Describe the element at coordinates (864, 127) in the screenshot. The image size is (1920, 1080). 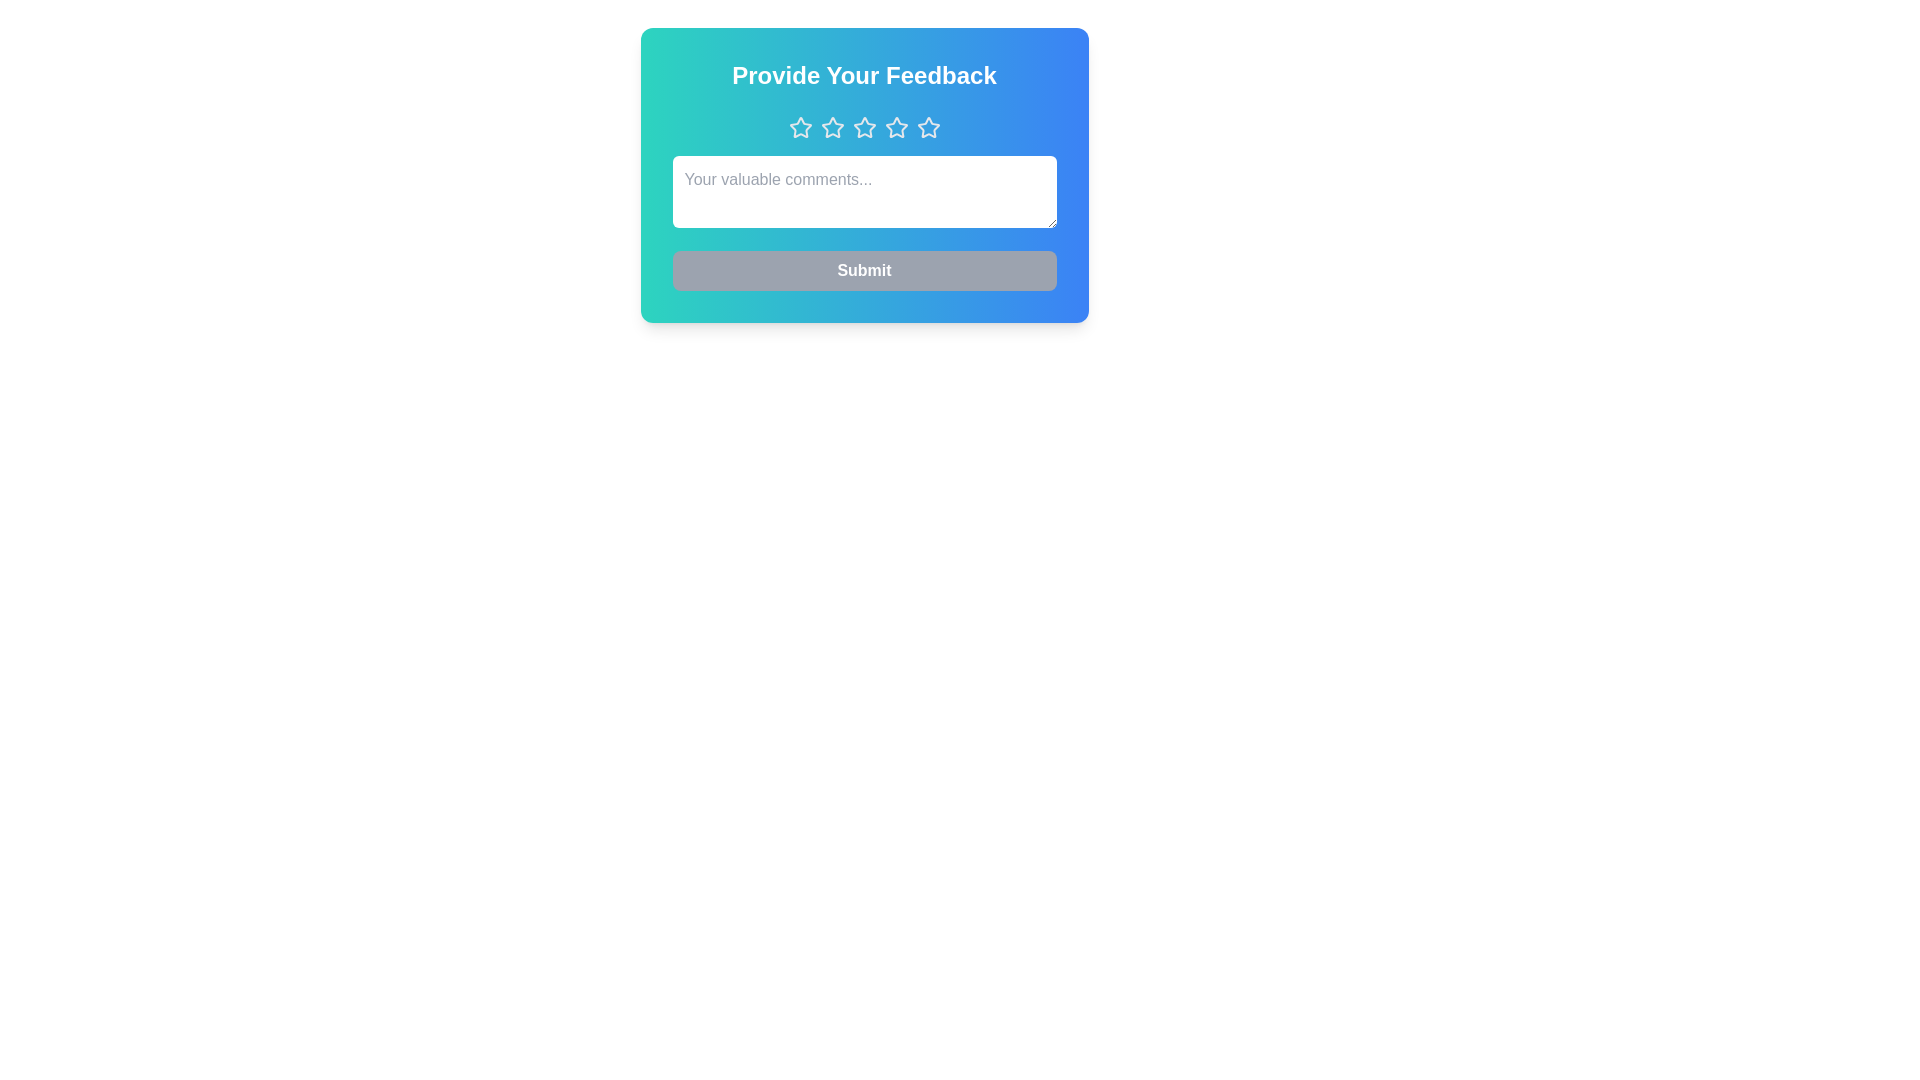
I see `the star button corresponding to the desired rating 3` at that location.